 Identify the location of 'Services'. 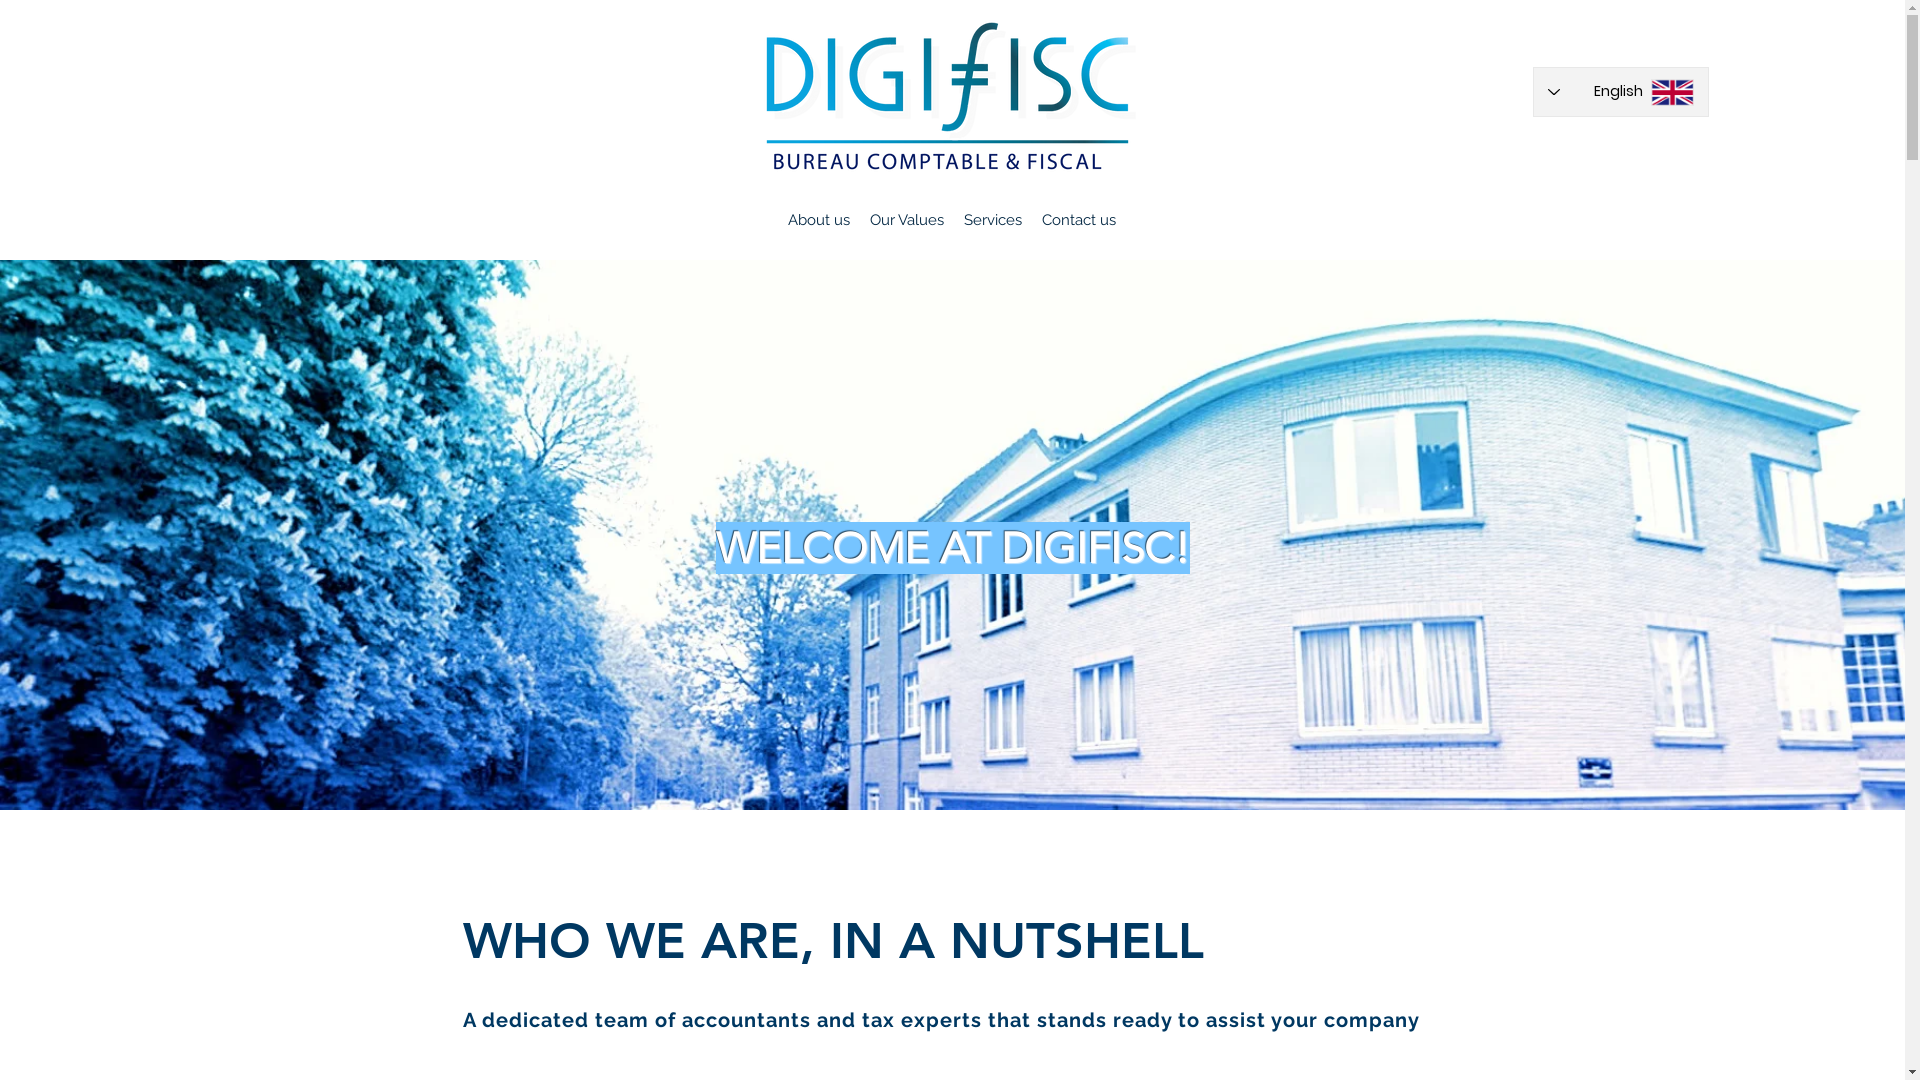
(993, 219).